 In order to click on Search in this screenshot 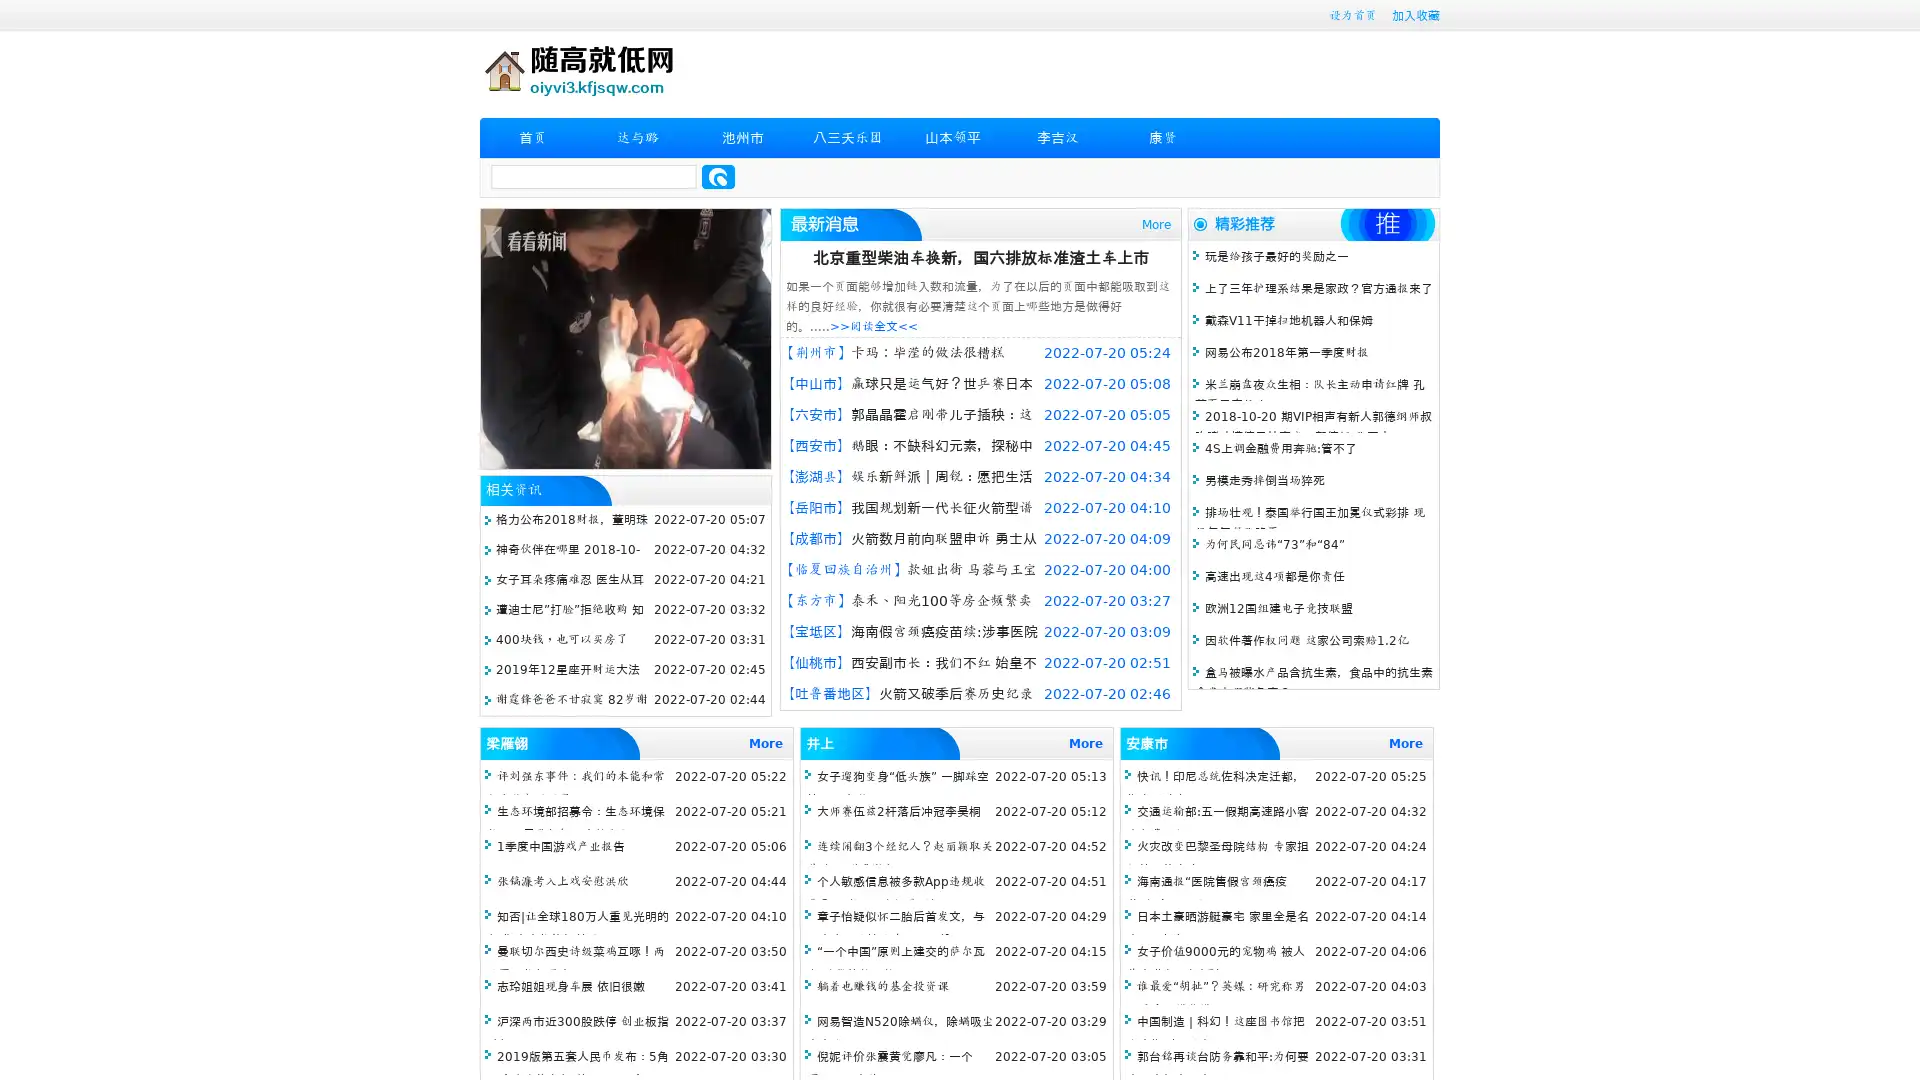, I will do `click(718, 176)`.